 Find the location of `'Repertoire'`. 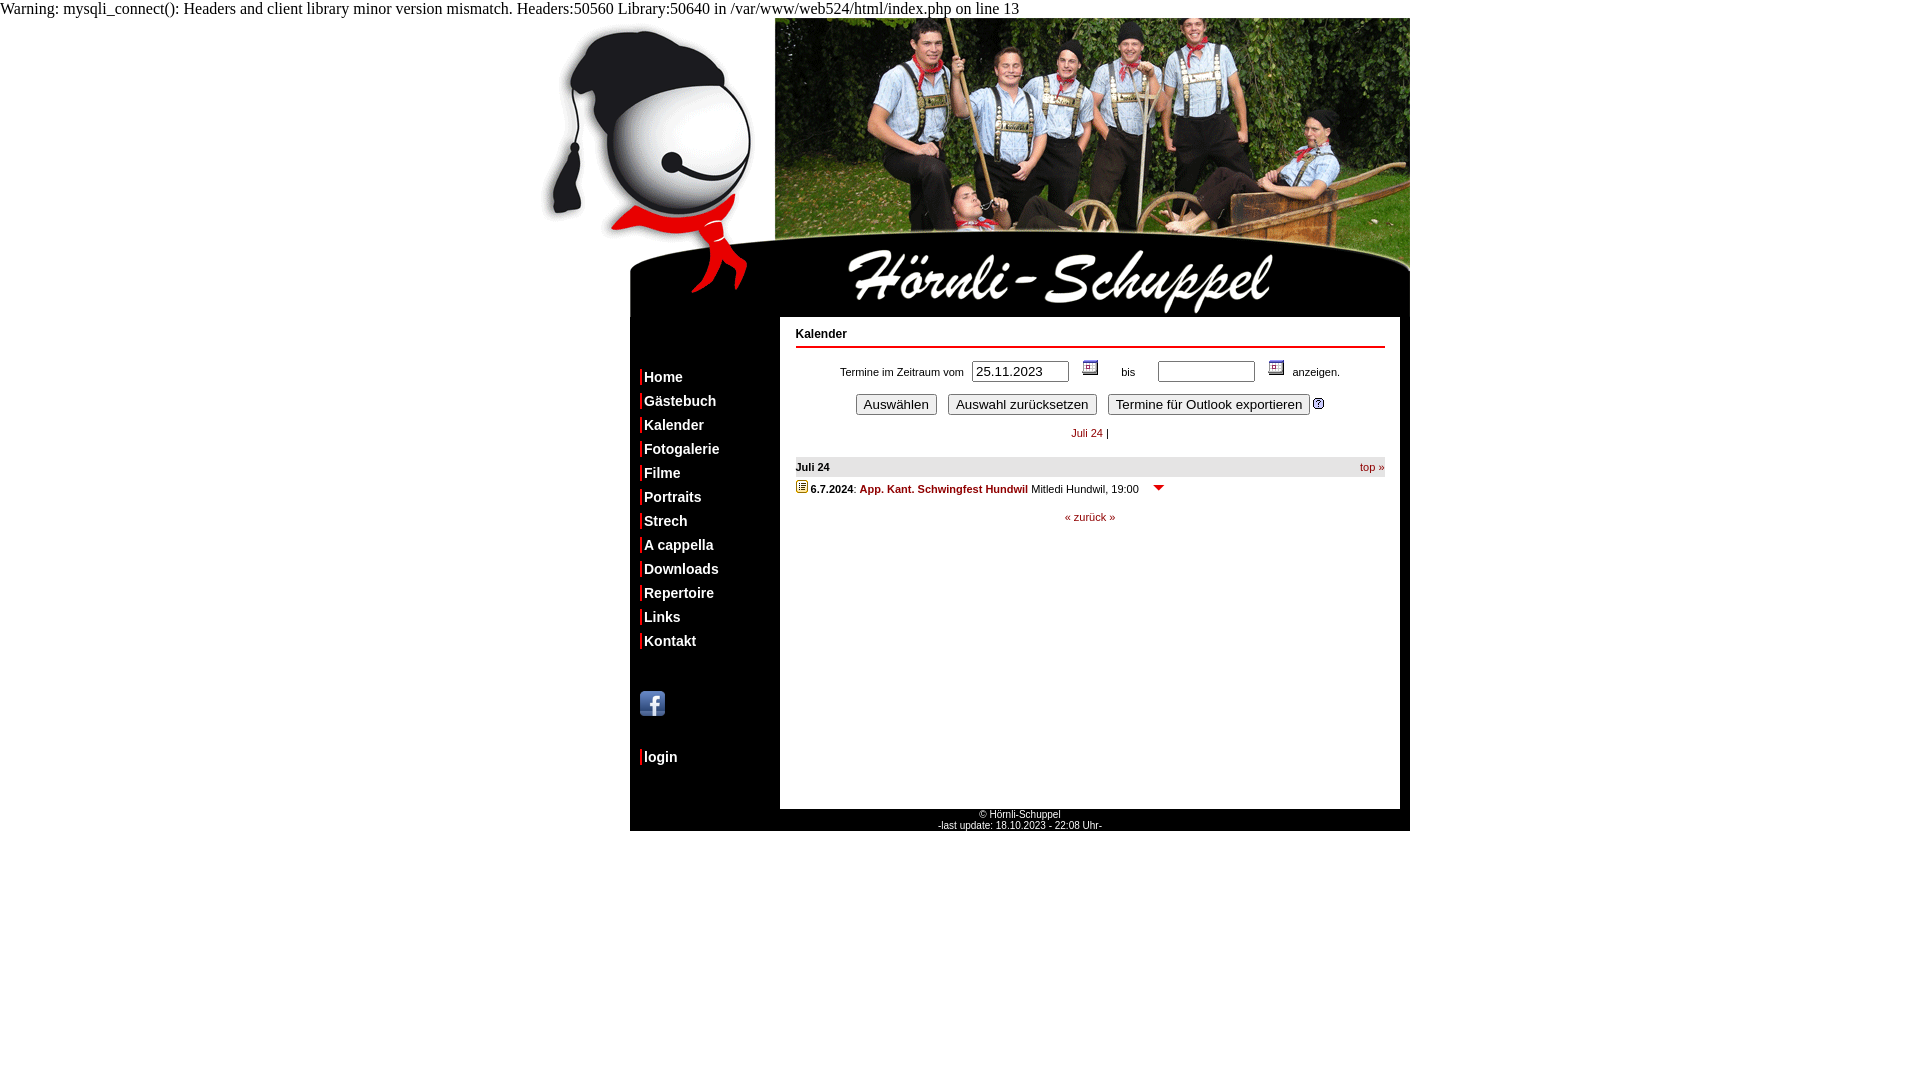

'Repertoire' is located at coordinates (710, 592).